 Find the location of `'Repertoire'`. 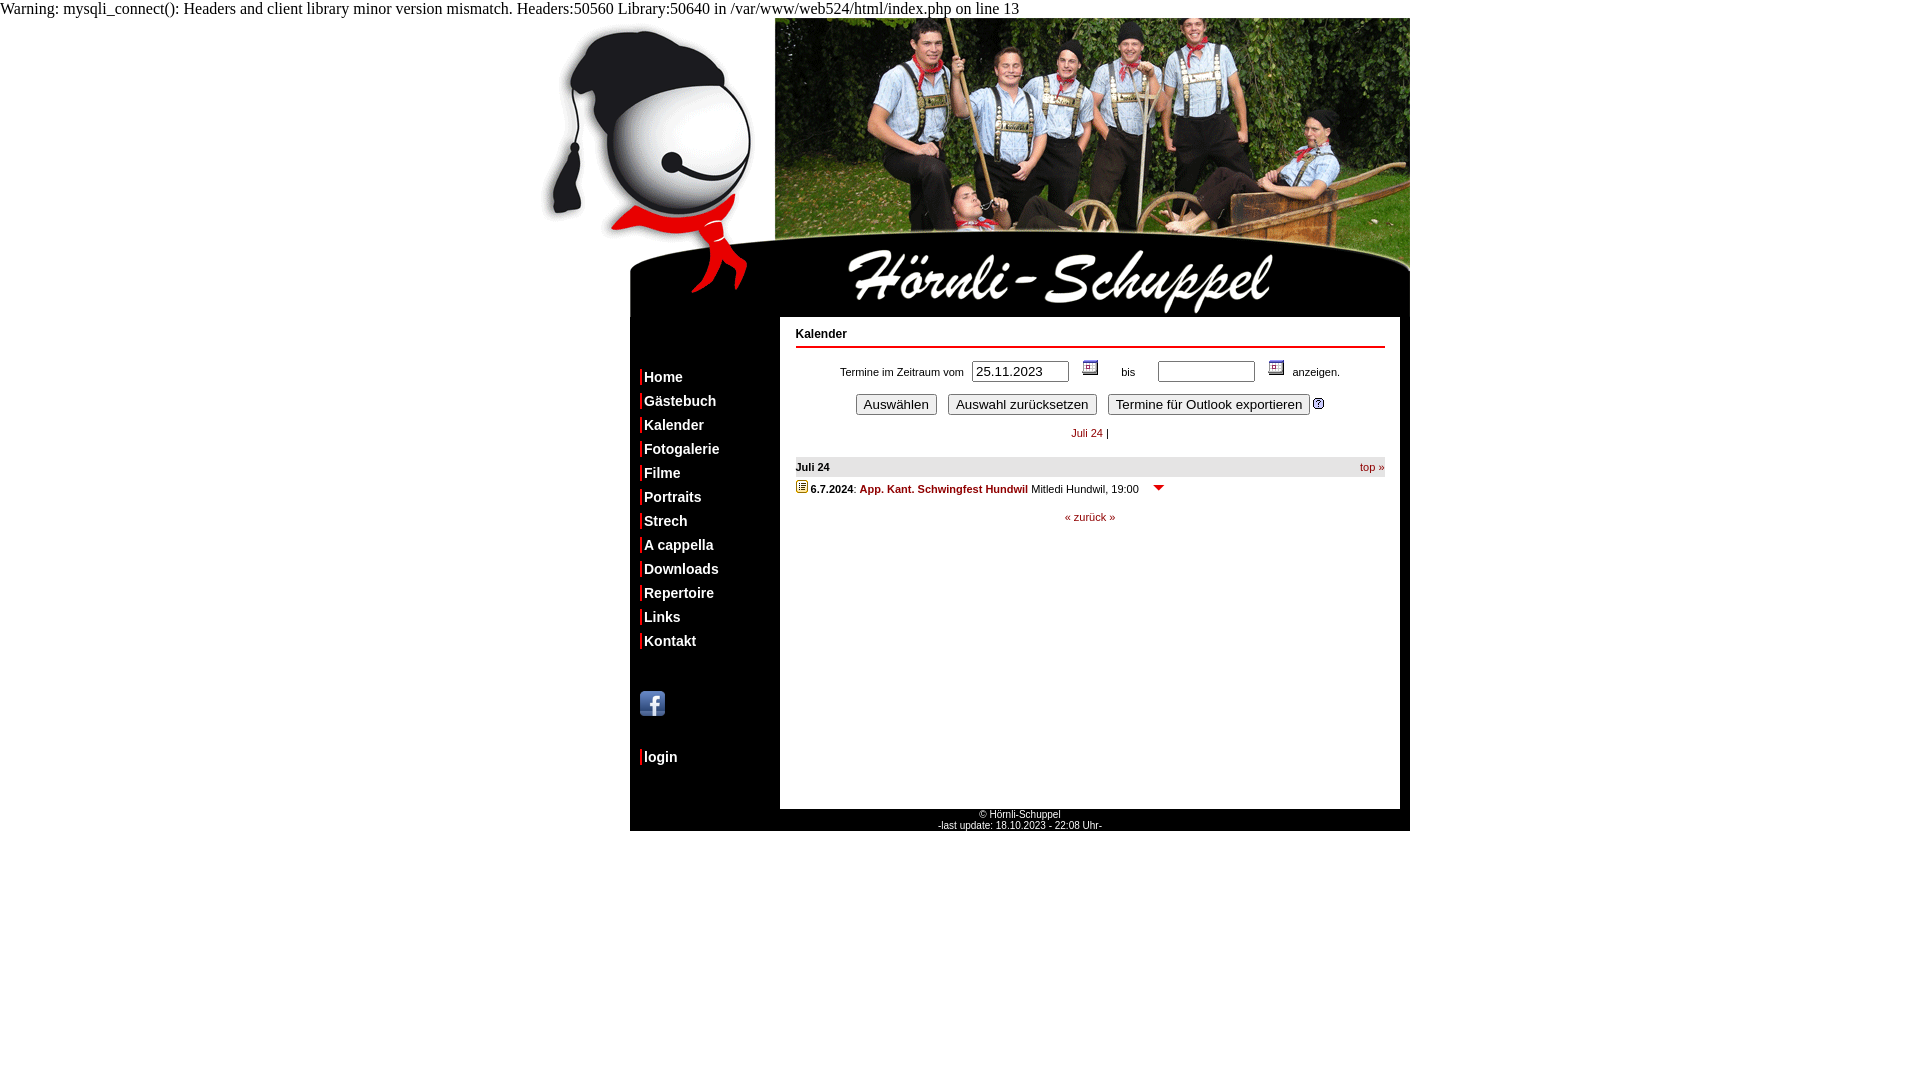

'Repertoire' is located at coordinates (710, 592).